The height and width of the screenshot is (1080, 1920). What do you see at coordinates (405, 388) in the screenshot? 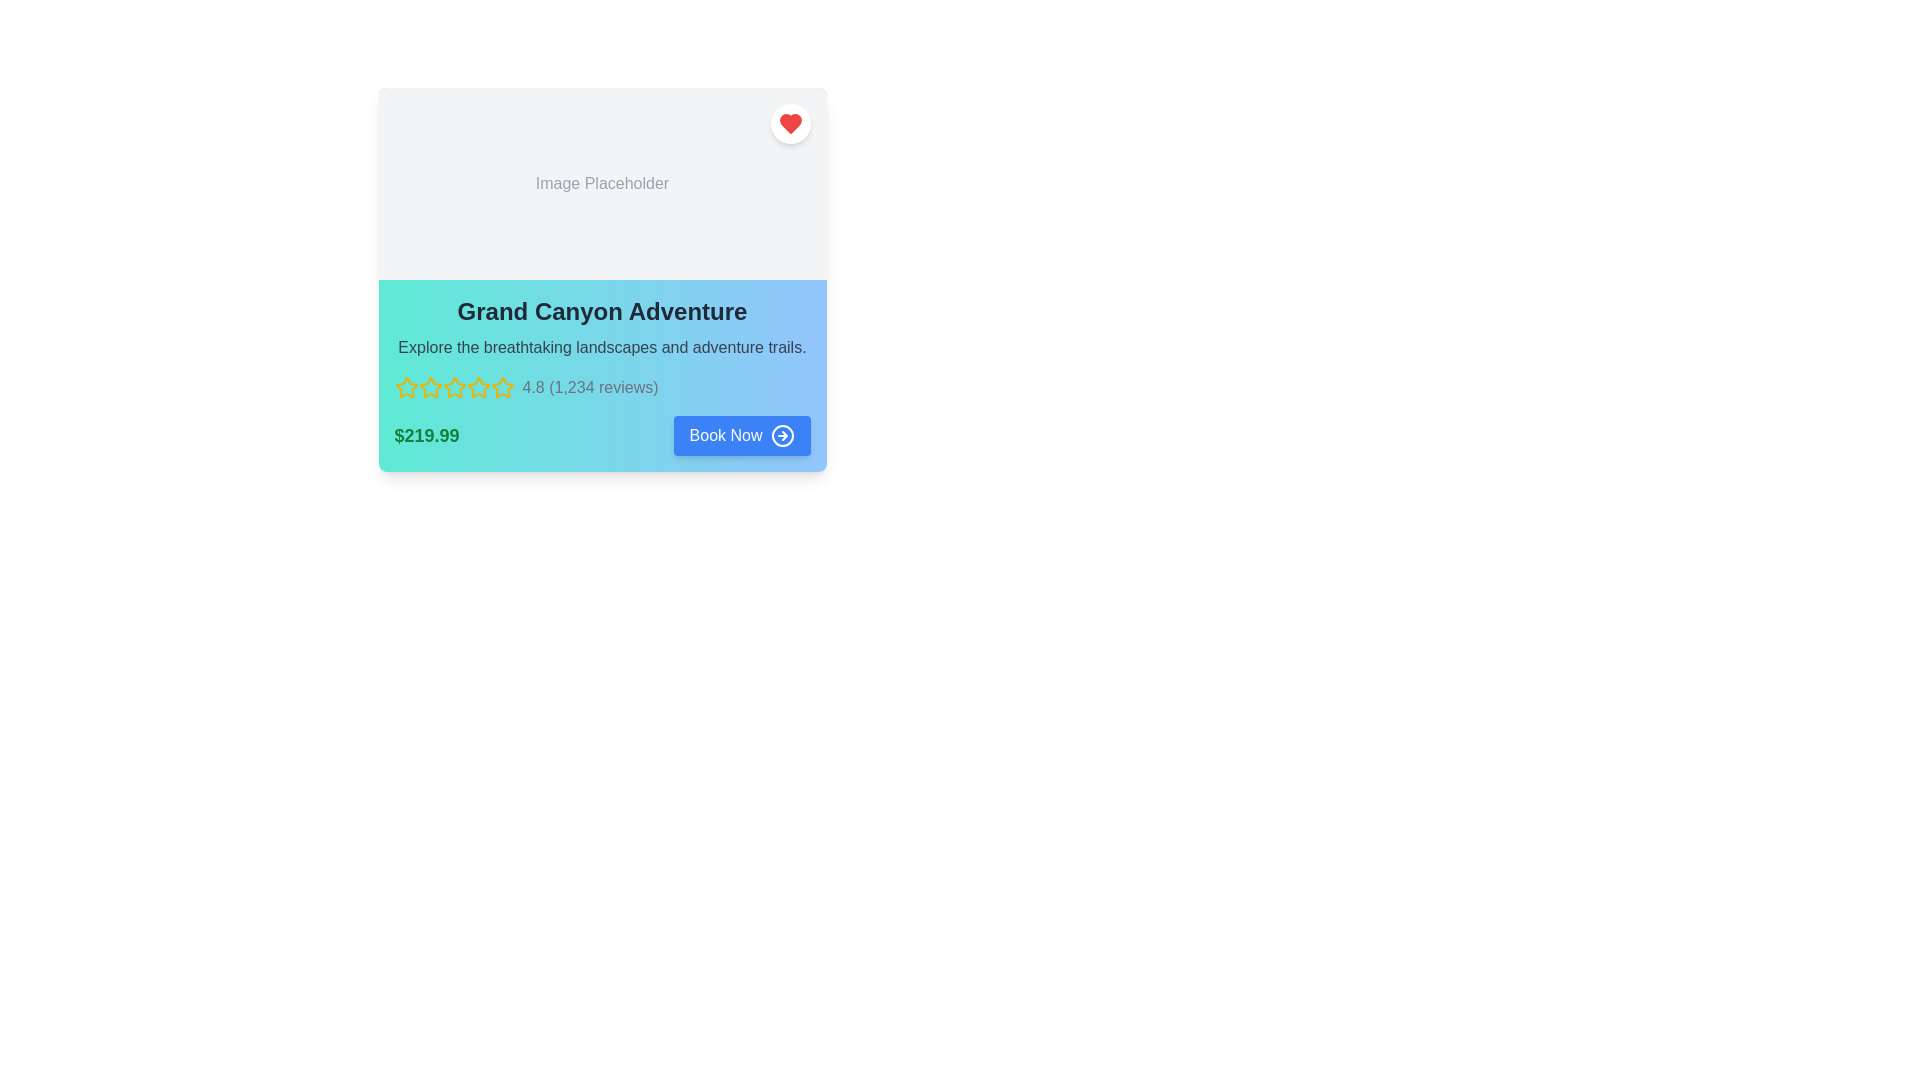
I see `the first star icon in the rating system for 'Grand Canyon Adventure', which is positioned beneath the title text and next to the numeric rating` at bounding box center [405, 388].